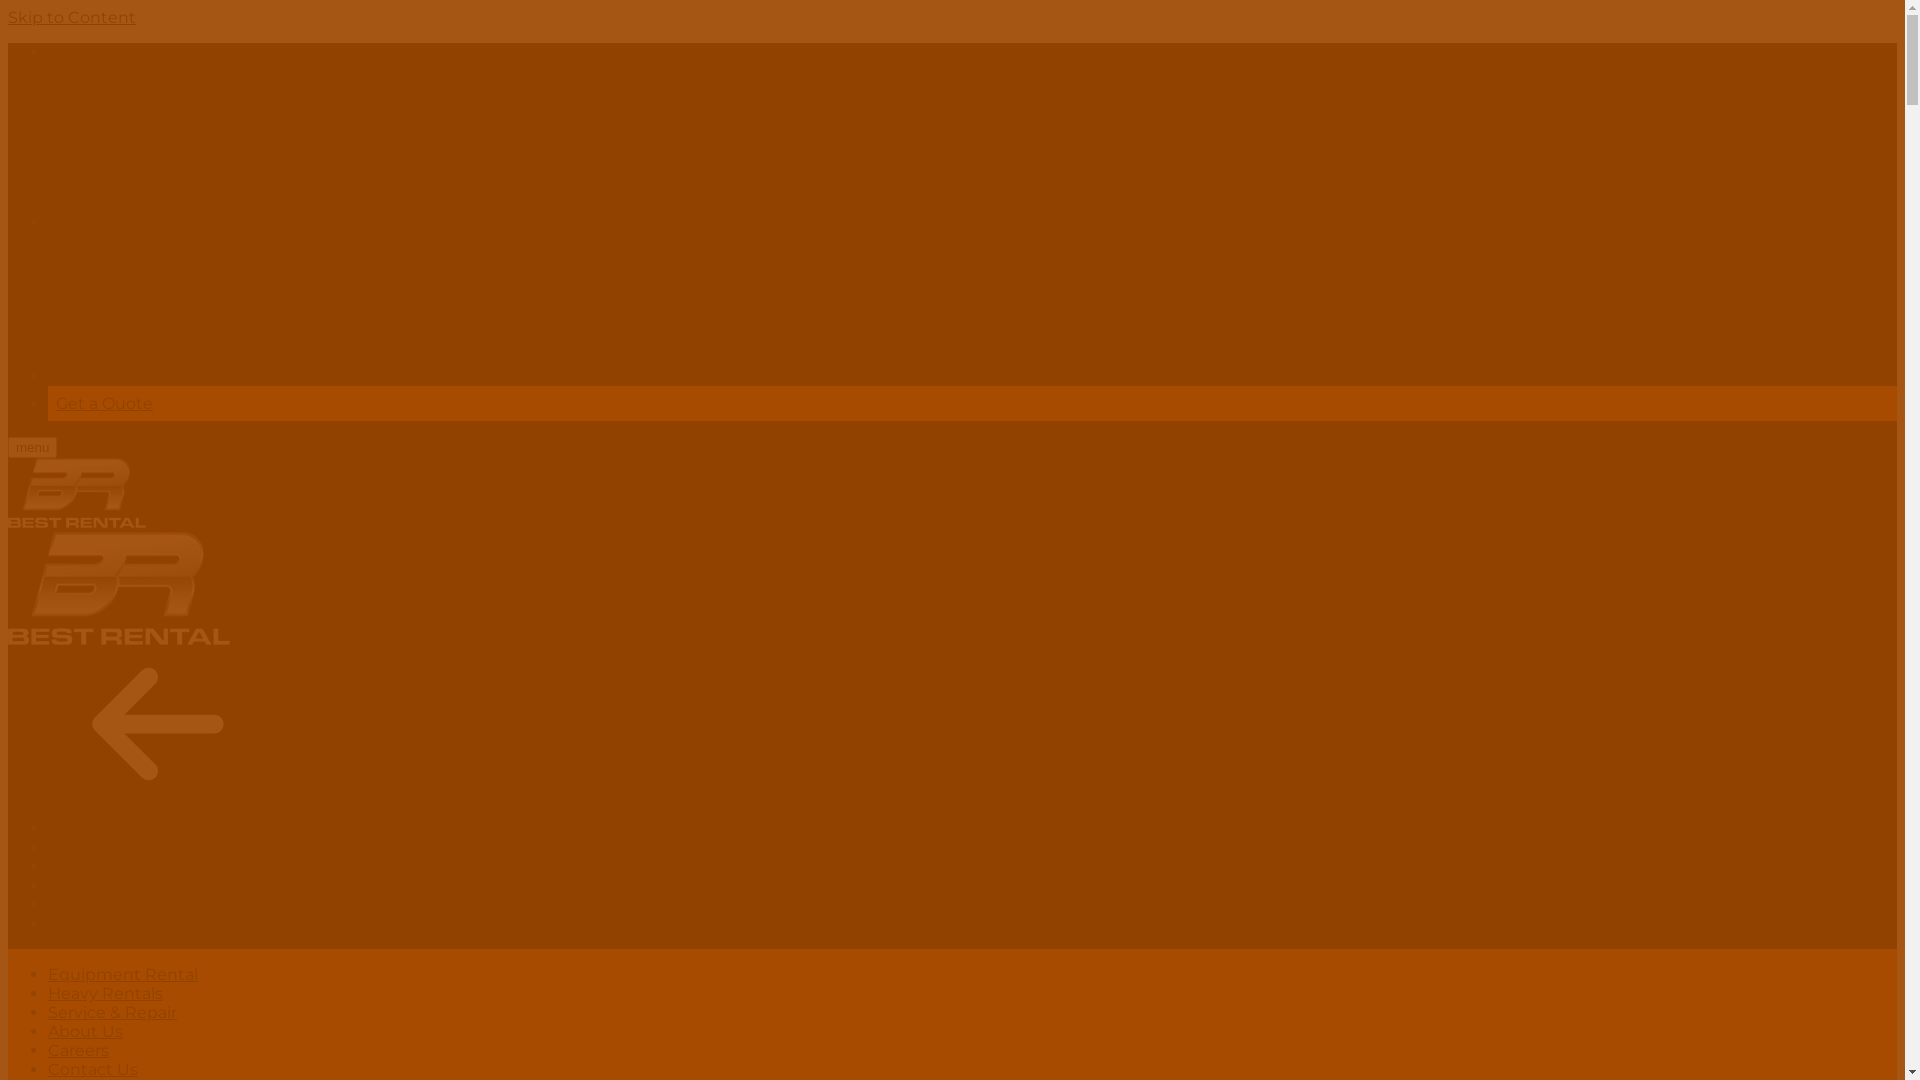 This screenshot has height=1080, width=1920. Describe the element at coordinates (72, 17) in the screenshot. I see `'Skip to Content'` at that location.